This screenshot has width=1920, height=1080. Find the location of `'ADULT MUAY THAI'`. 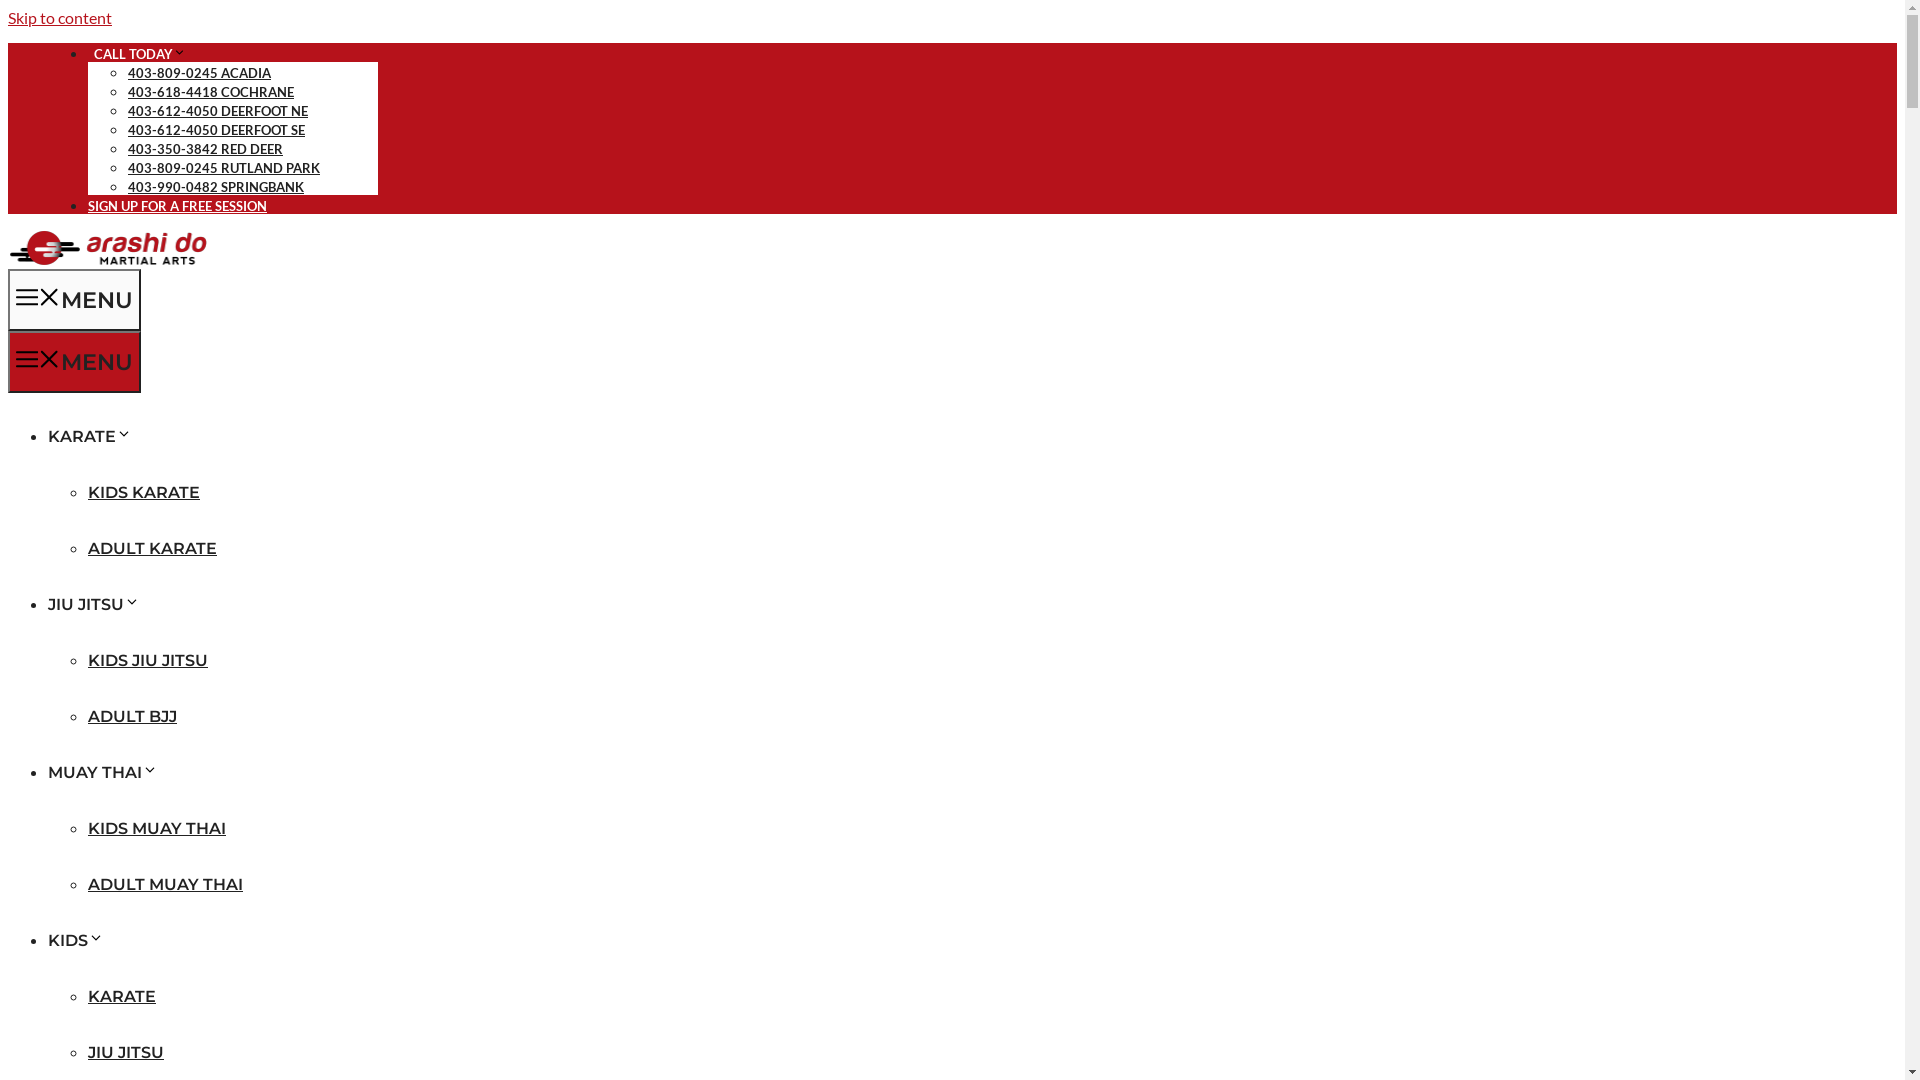

'ADULT MUAY THAI' is located at coordinates (165, 883).